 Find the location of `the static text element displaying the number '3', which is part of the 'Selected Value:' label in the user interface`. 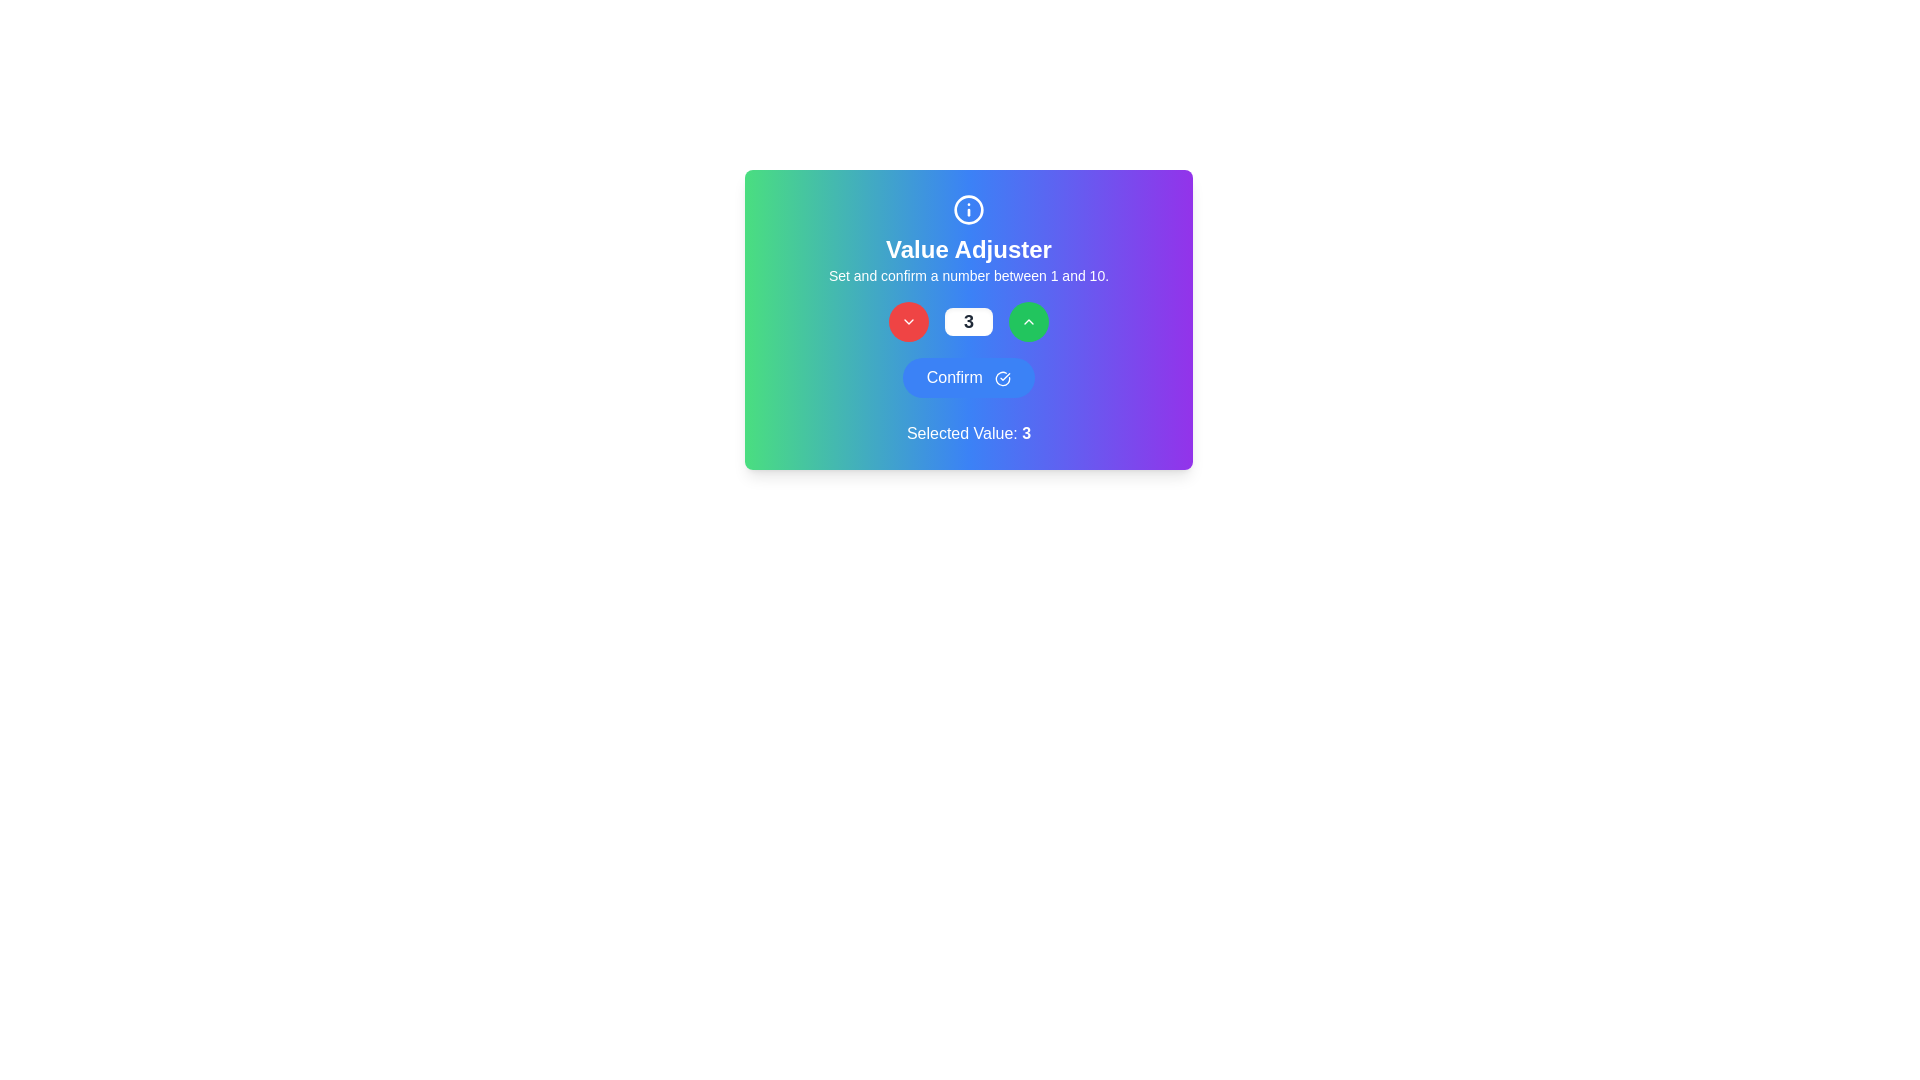

the static text element displaying the number '3', which is part of the 'Selected Value:' label in the user interface is located at coordinates (1026, 432).